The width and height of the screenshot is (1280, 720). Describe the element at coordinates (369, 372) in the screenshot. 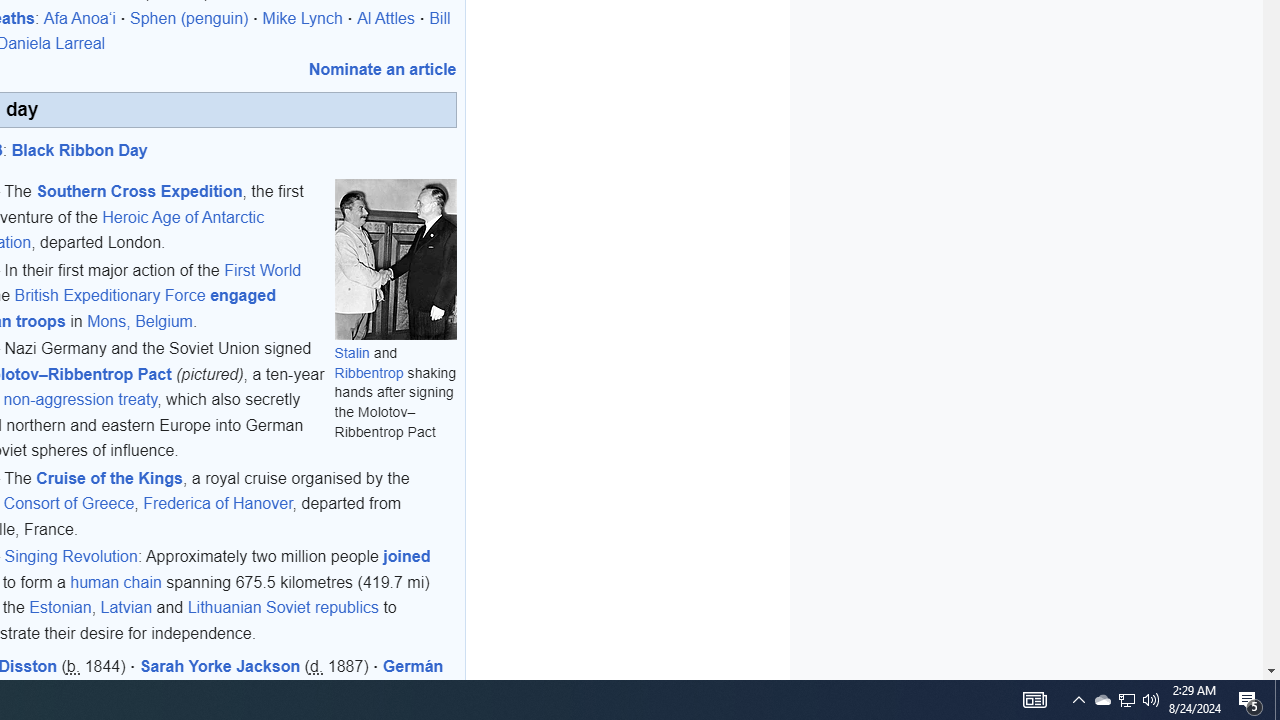

I see `'Ribbentrop'` at that location.